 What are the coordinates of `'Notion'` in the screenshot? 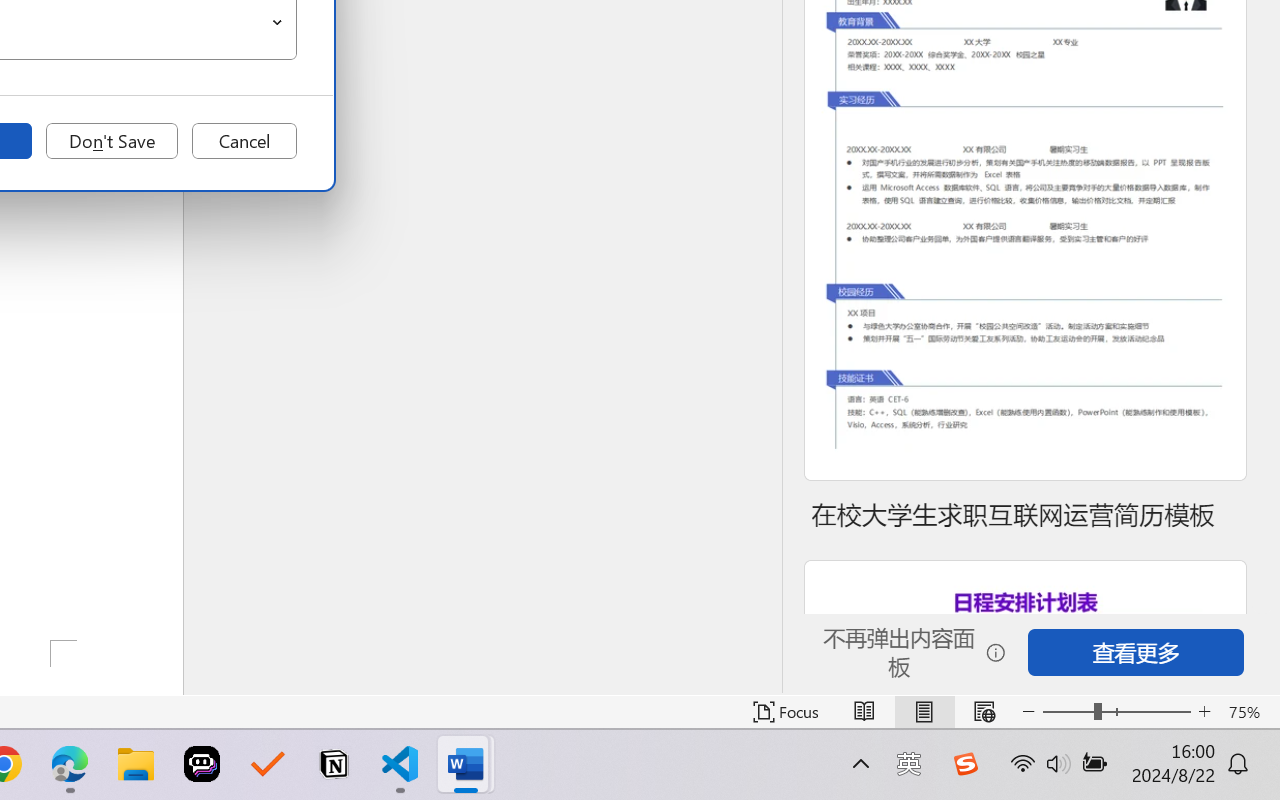 It's located at (334, 764).